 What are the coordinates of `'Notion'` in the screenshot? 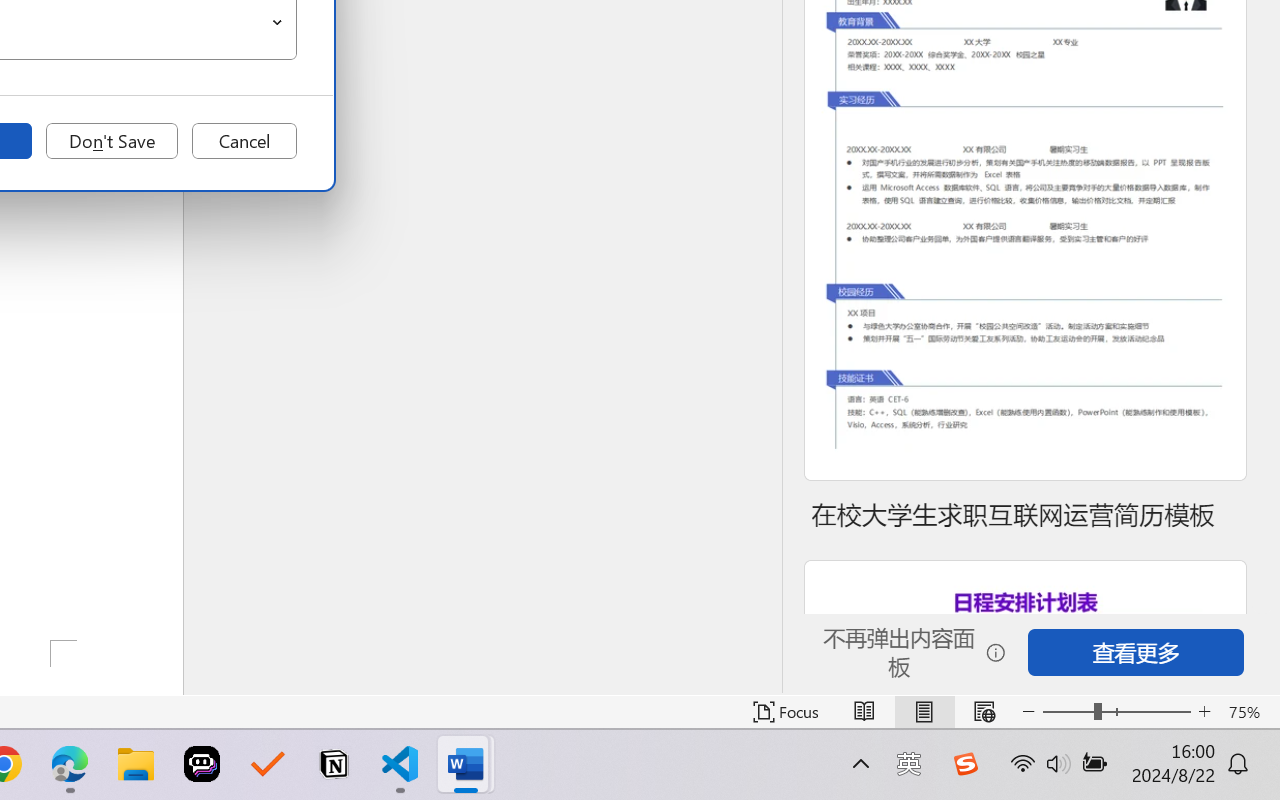 It's located at (334, 764).